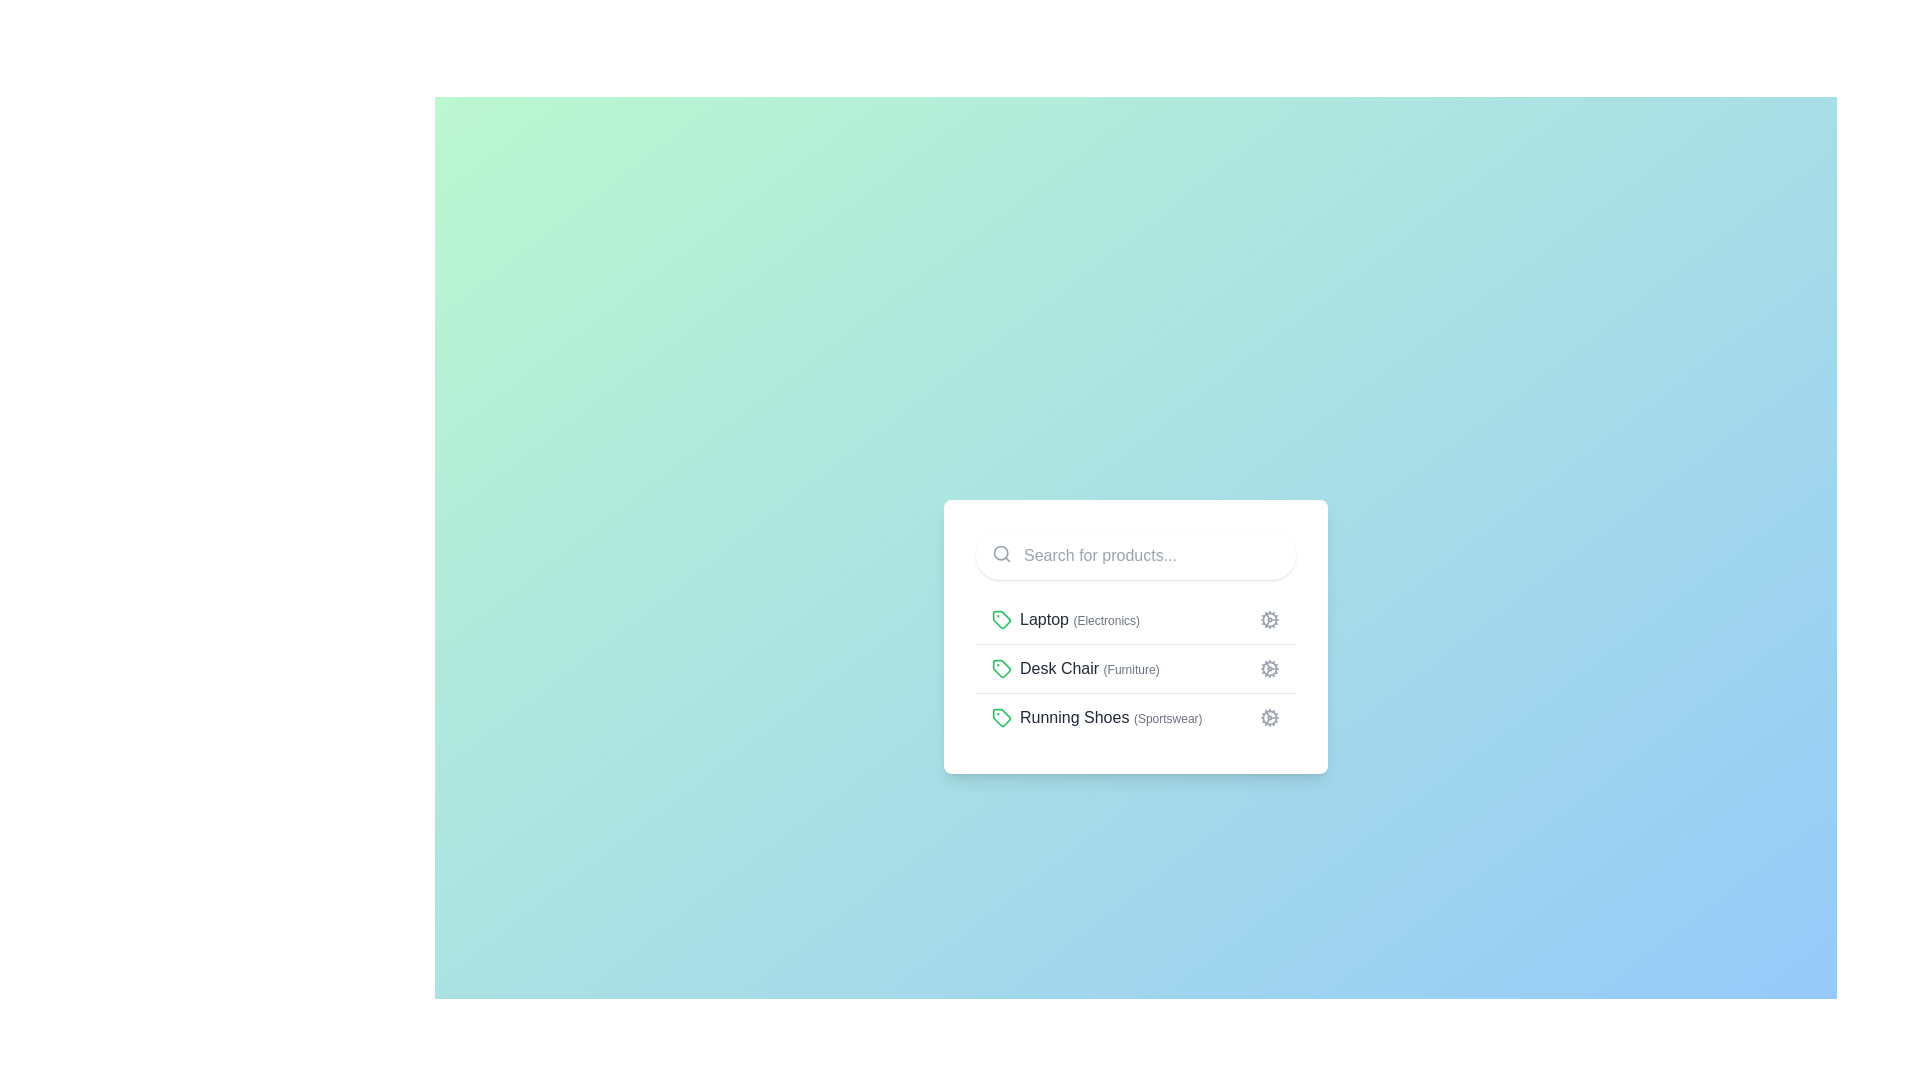 The height and width of the screenshot is (1080, 1920). What do you see at coordinates (1269, 619) in the screenshot?
I see `the cogwheel icon located at the far right side of the 'Laptop (Electronics)' row` at bounding box center [1269, 619].